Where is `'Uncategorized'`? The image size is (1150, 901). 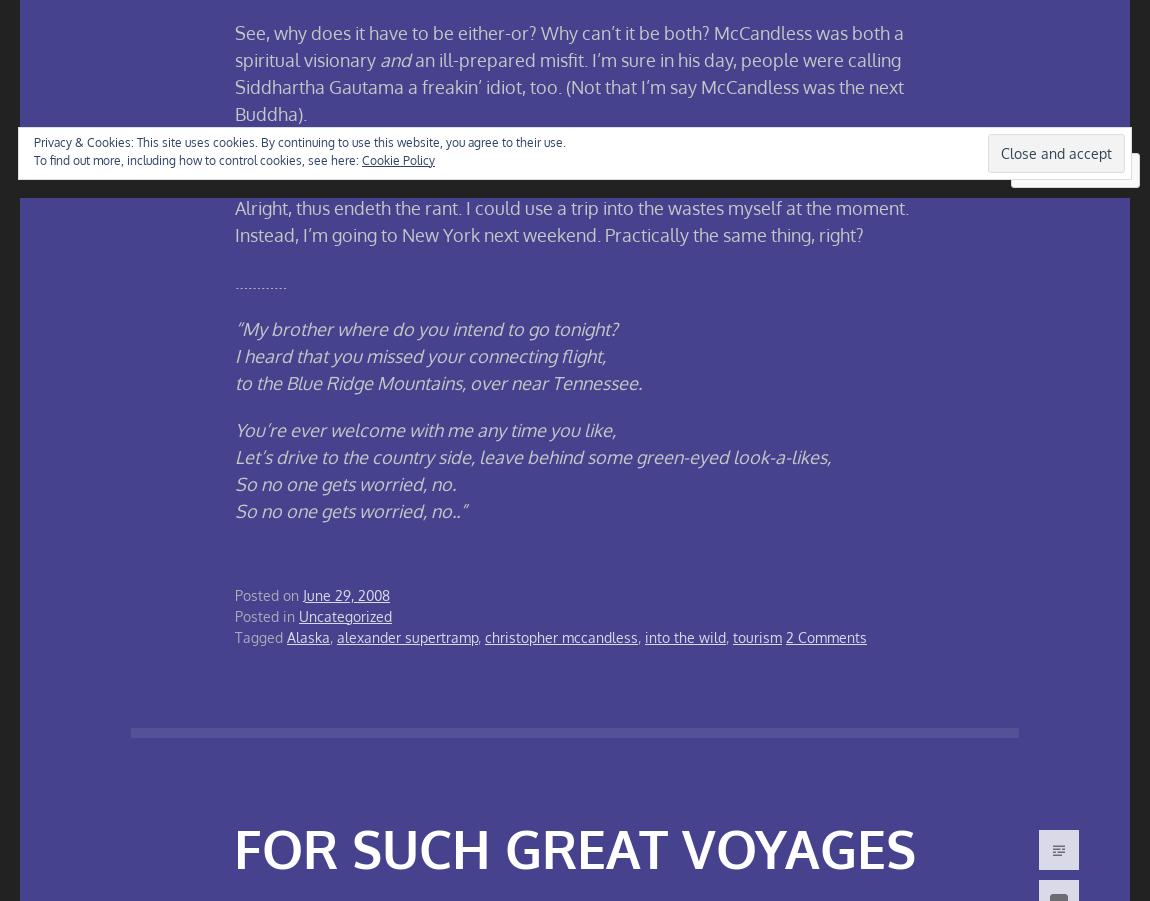
'Uncategorized' is located at coordinates (299, 614).